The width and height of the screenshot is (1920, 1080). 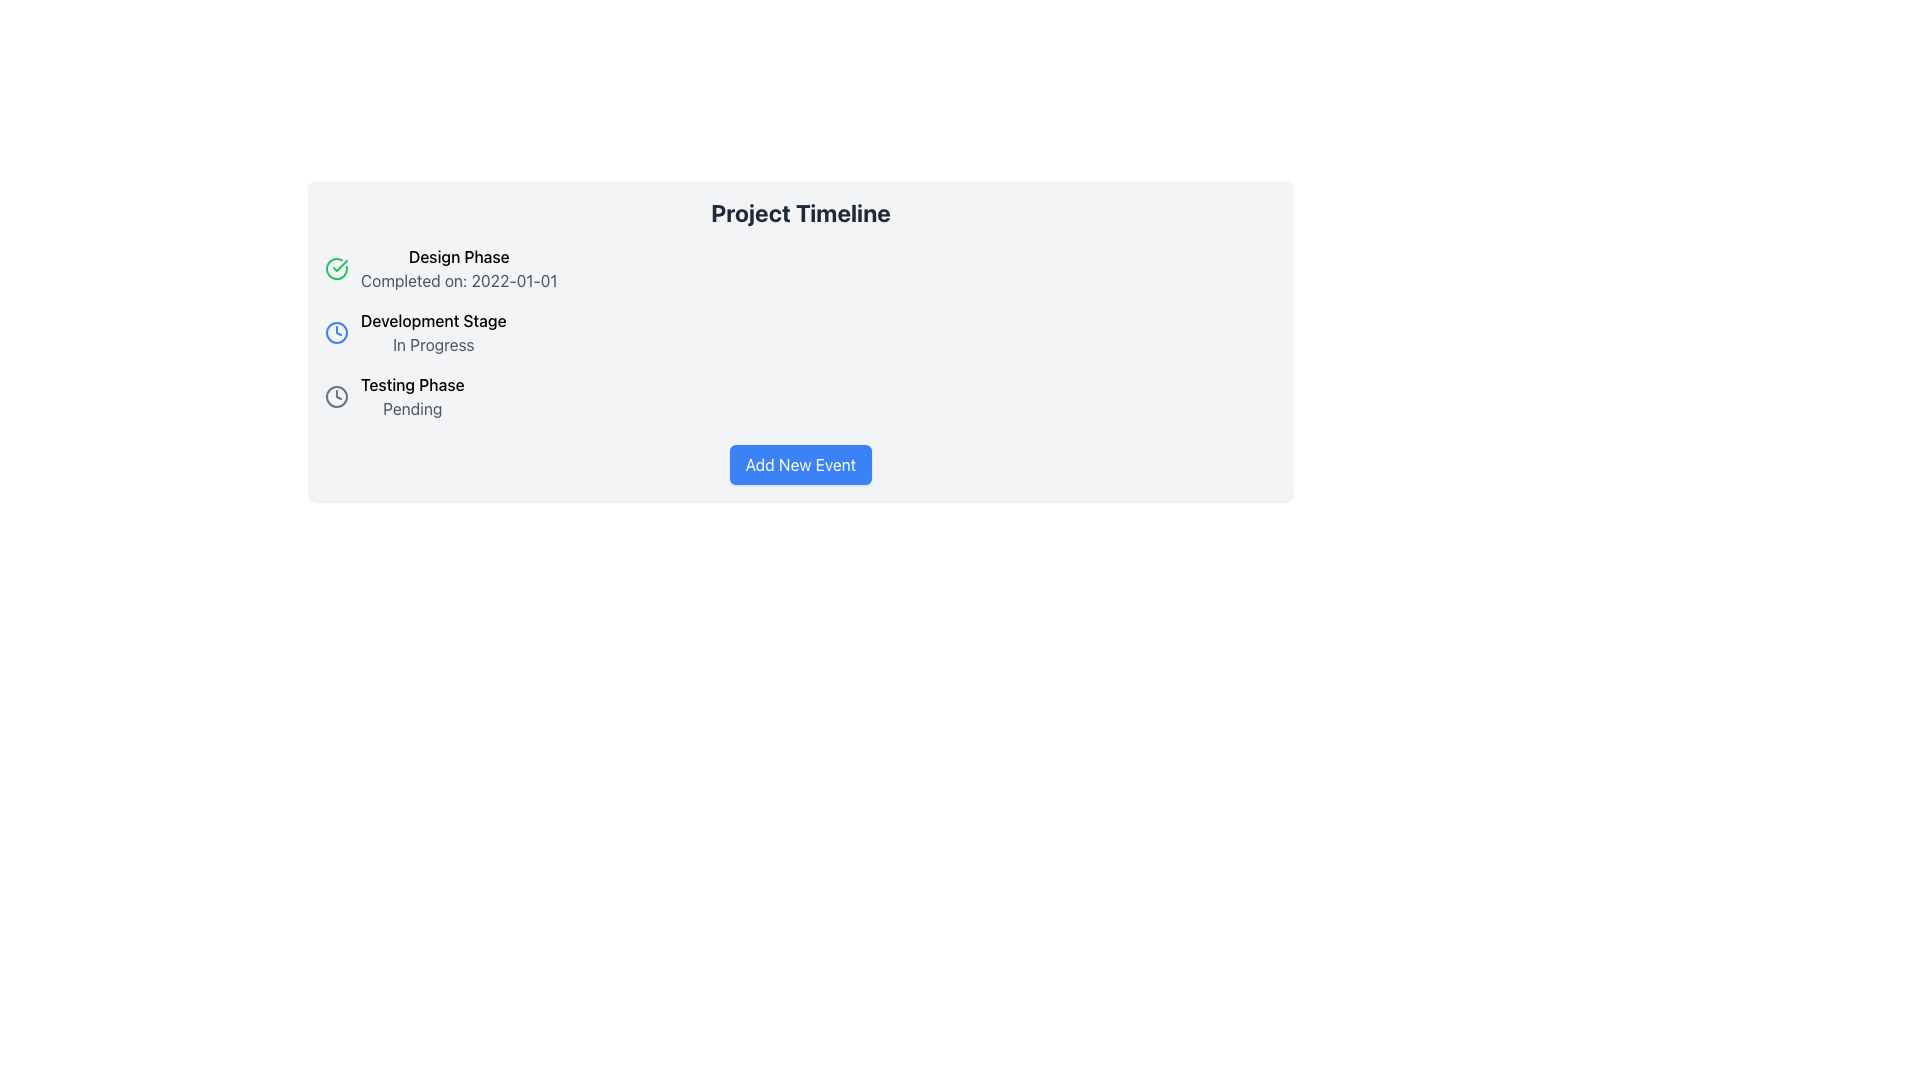 I want to click on the circular graphical object representing a clock within the SVG icon that indicates the 'Testing Phase' in the timeline component, so click(x=336, y=331).